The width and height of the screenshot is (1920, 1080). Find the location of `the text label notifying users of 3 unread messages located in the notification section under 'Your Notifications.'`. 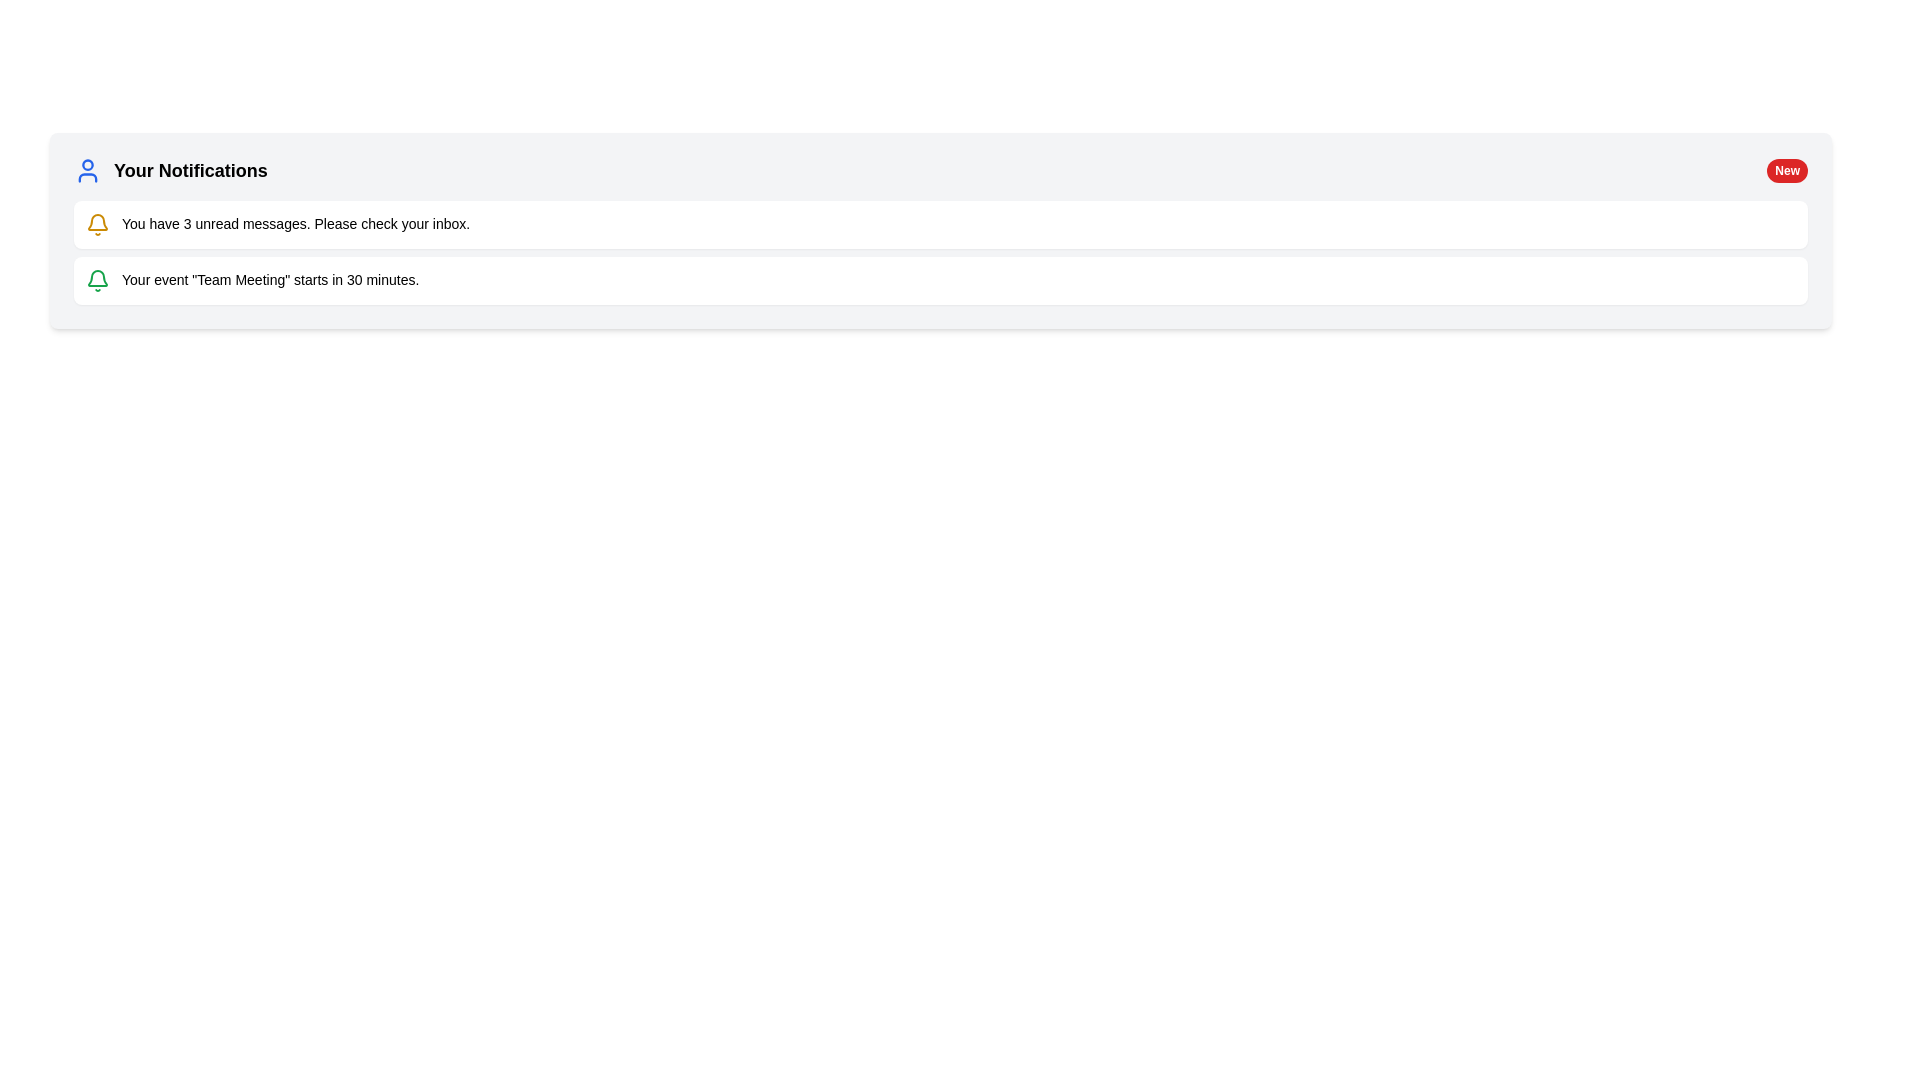

the text label notifying users of 3 unread messages located in the notification section under 'Your Notifications.' is located at coordinates (295, 224).